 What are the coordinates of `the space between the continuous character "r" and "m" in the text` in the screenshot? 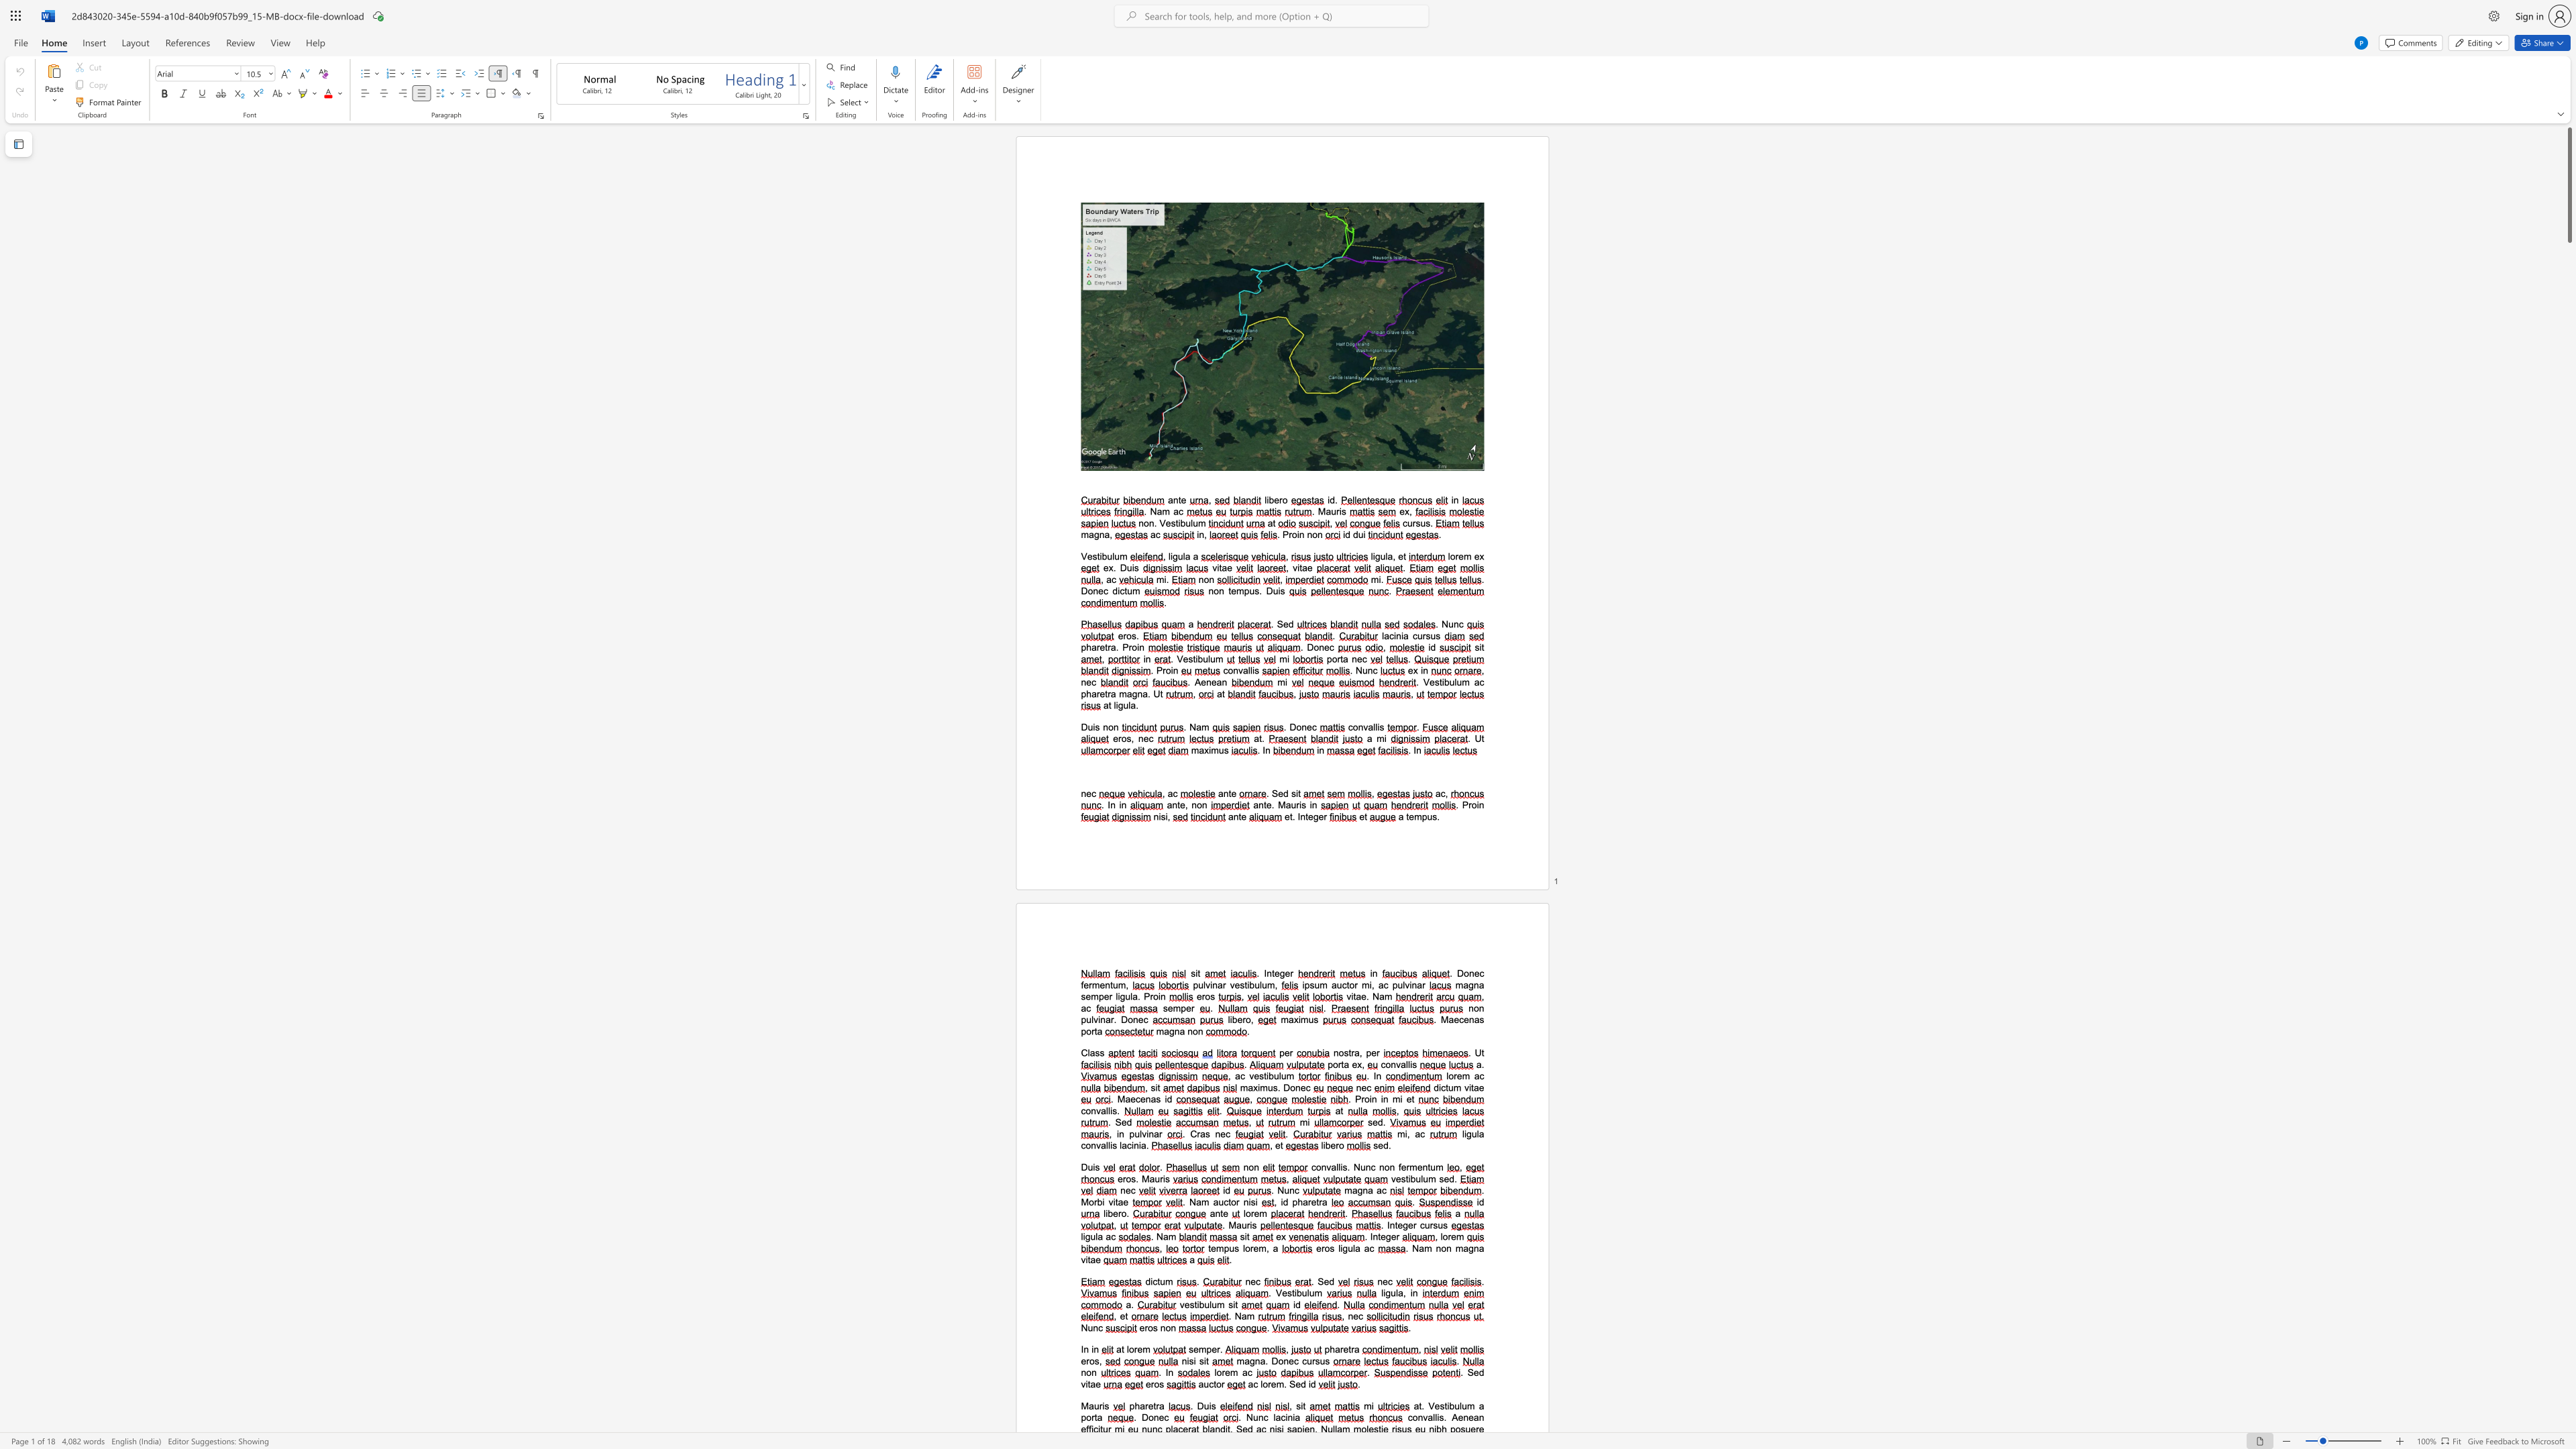 It's located at (1092, 985).